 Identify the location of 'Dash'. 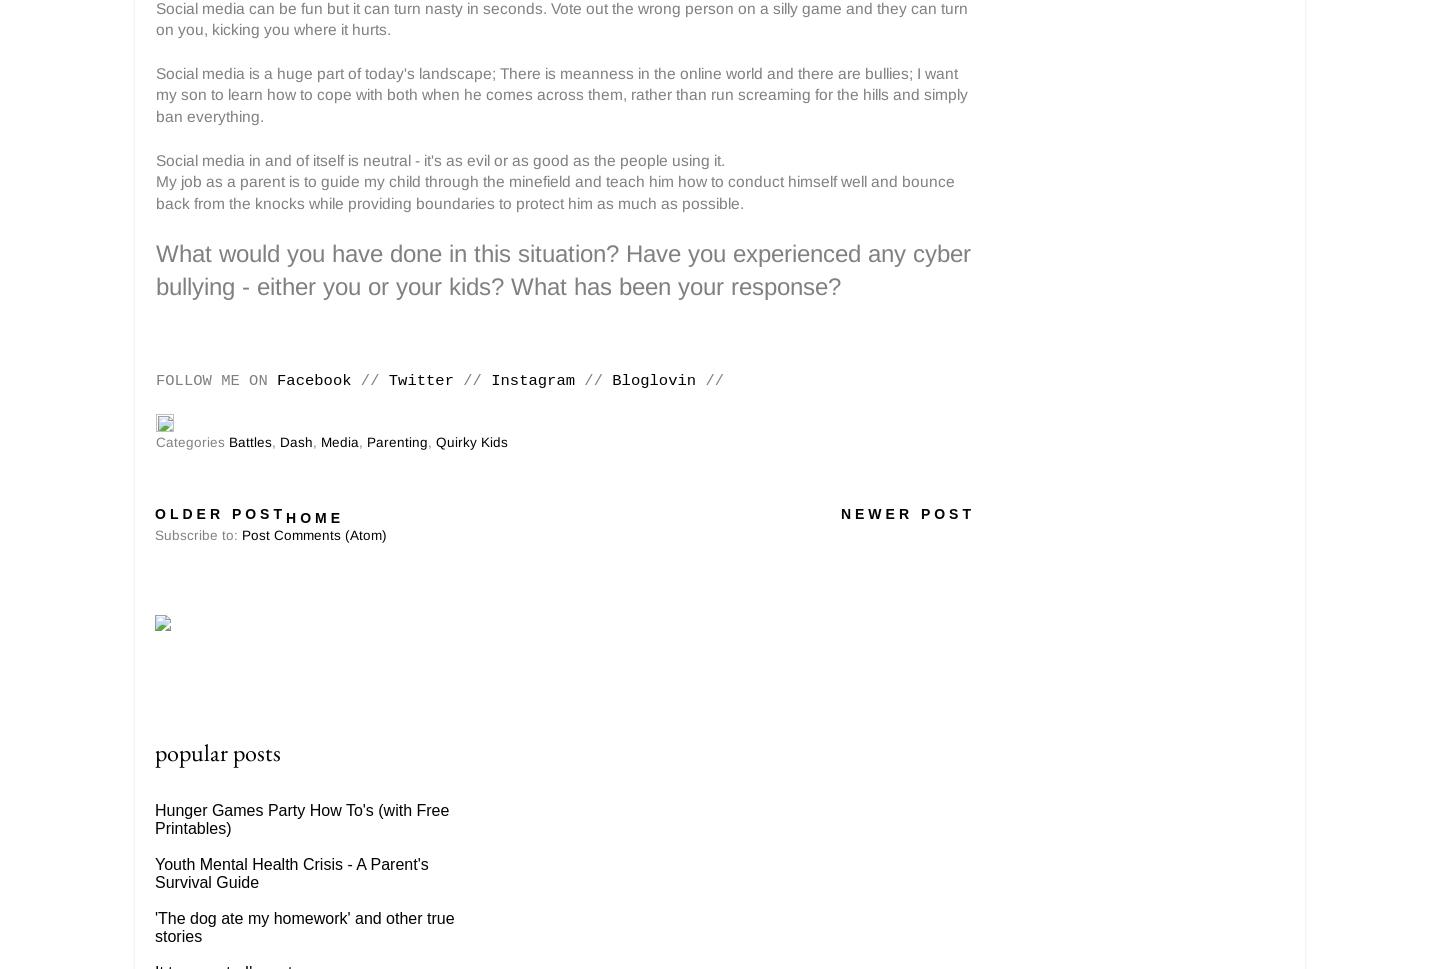
(295, 442).